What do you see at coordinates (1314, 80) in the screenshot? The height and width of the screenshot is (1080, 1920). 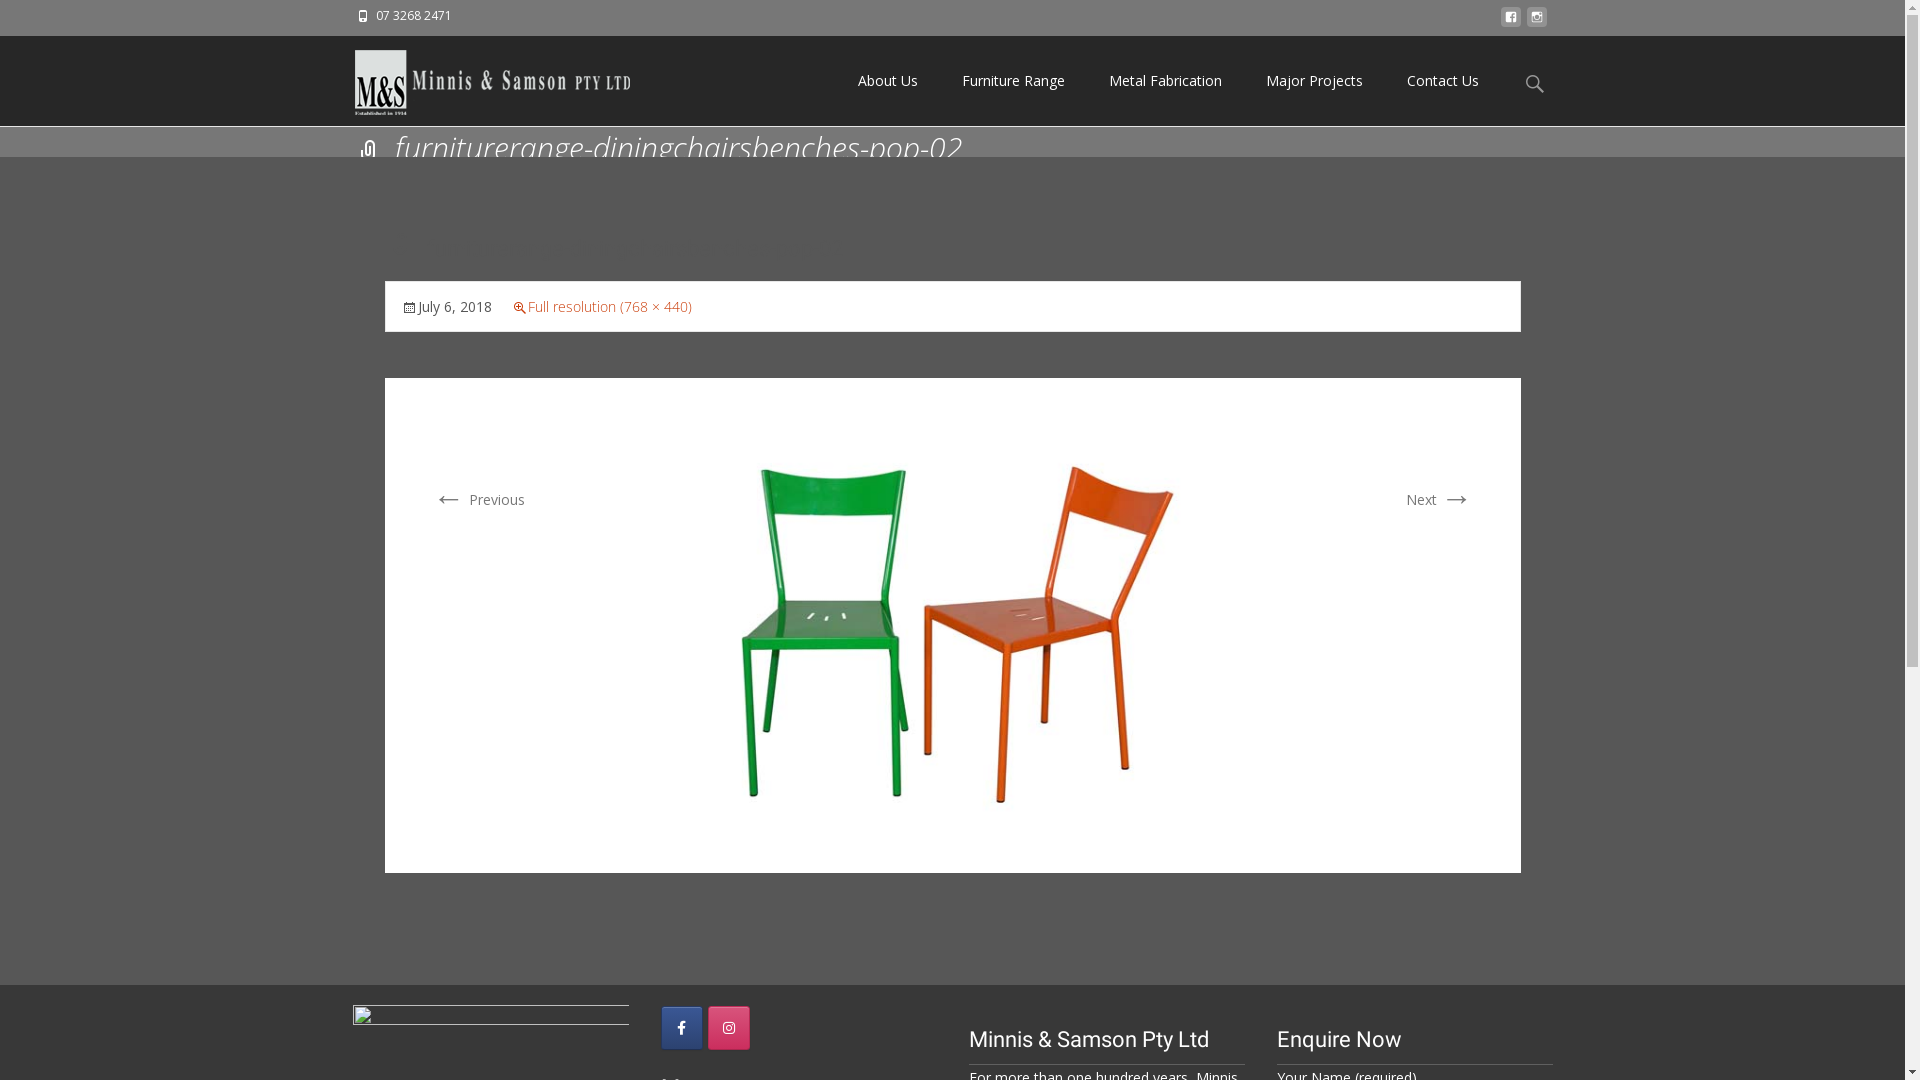 I see `'Major Projects'` at bounding box center [1314, 80].